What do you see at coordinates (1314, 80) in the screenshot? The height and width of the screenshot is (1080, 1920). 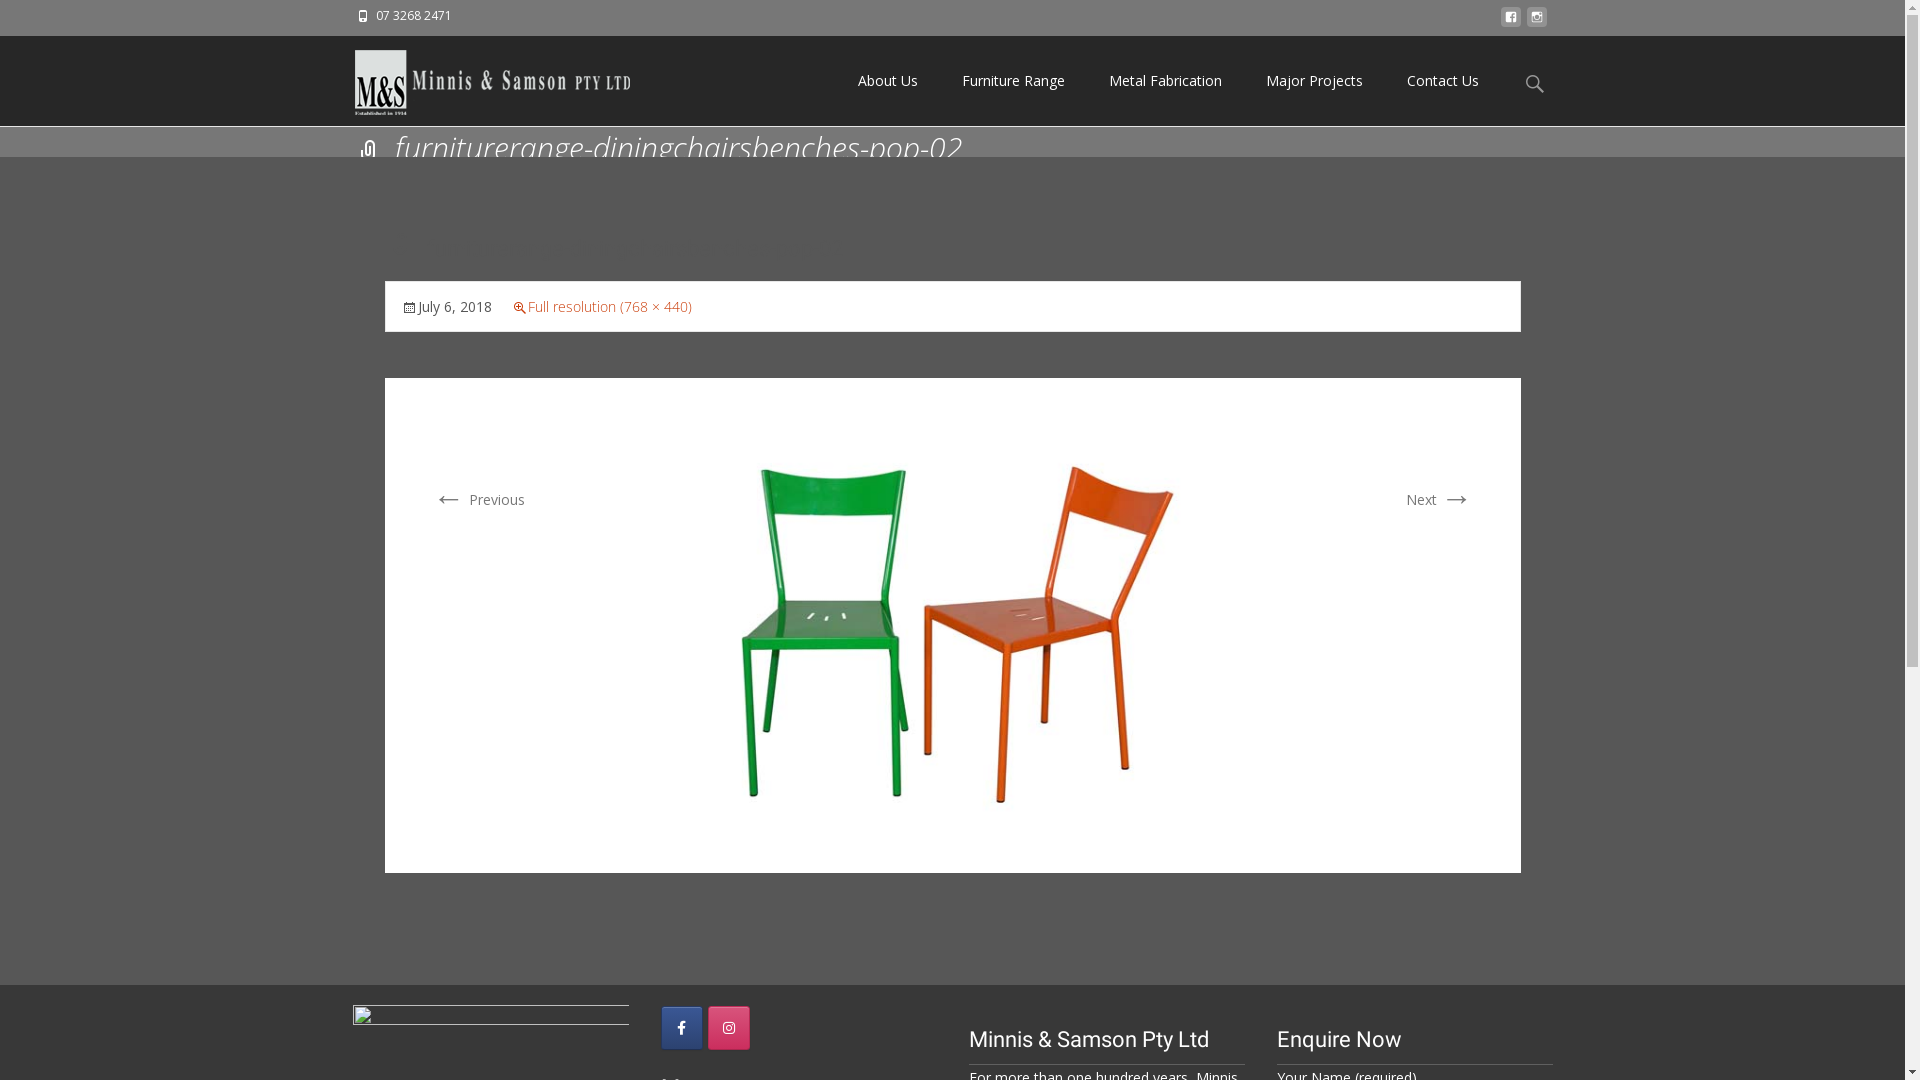 I see `'Major Projects'` at bounding box center [1314, 80].